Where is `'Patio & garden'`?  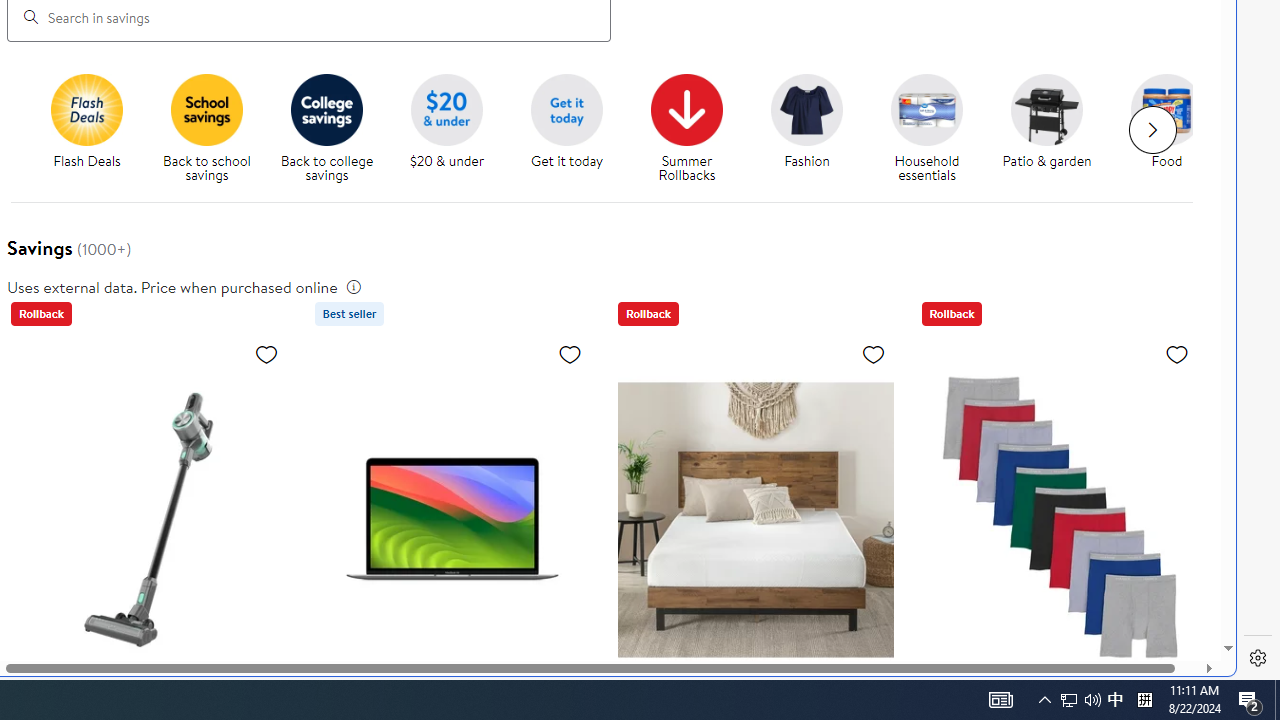
'Patio & garden' is located at coordinates (1053, 129).